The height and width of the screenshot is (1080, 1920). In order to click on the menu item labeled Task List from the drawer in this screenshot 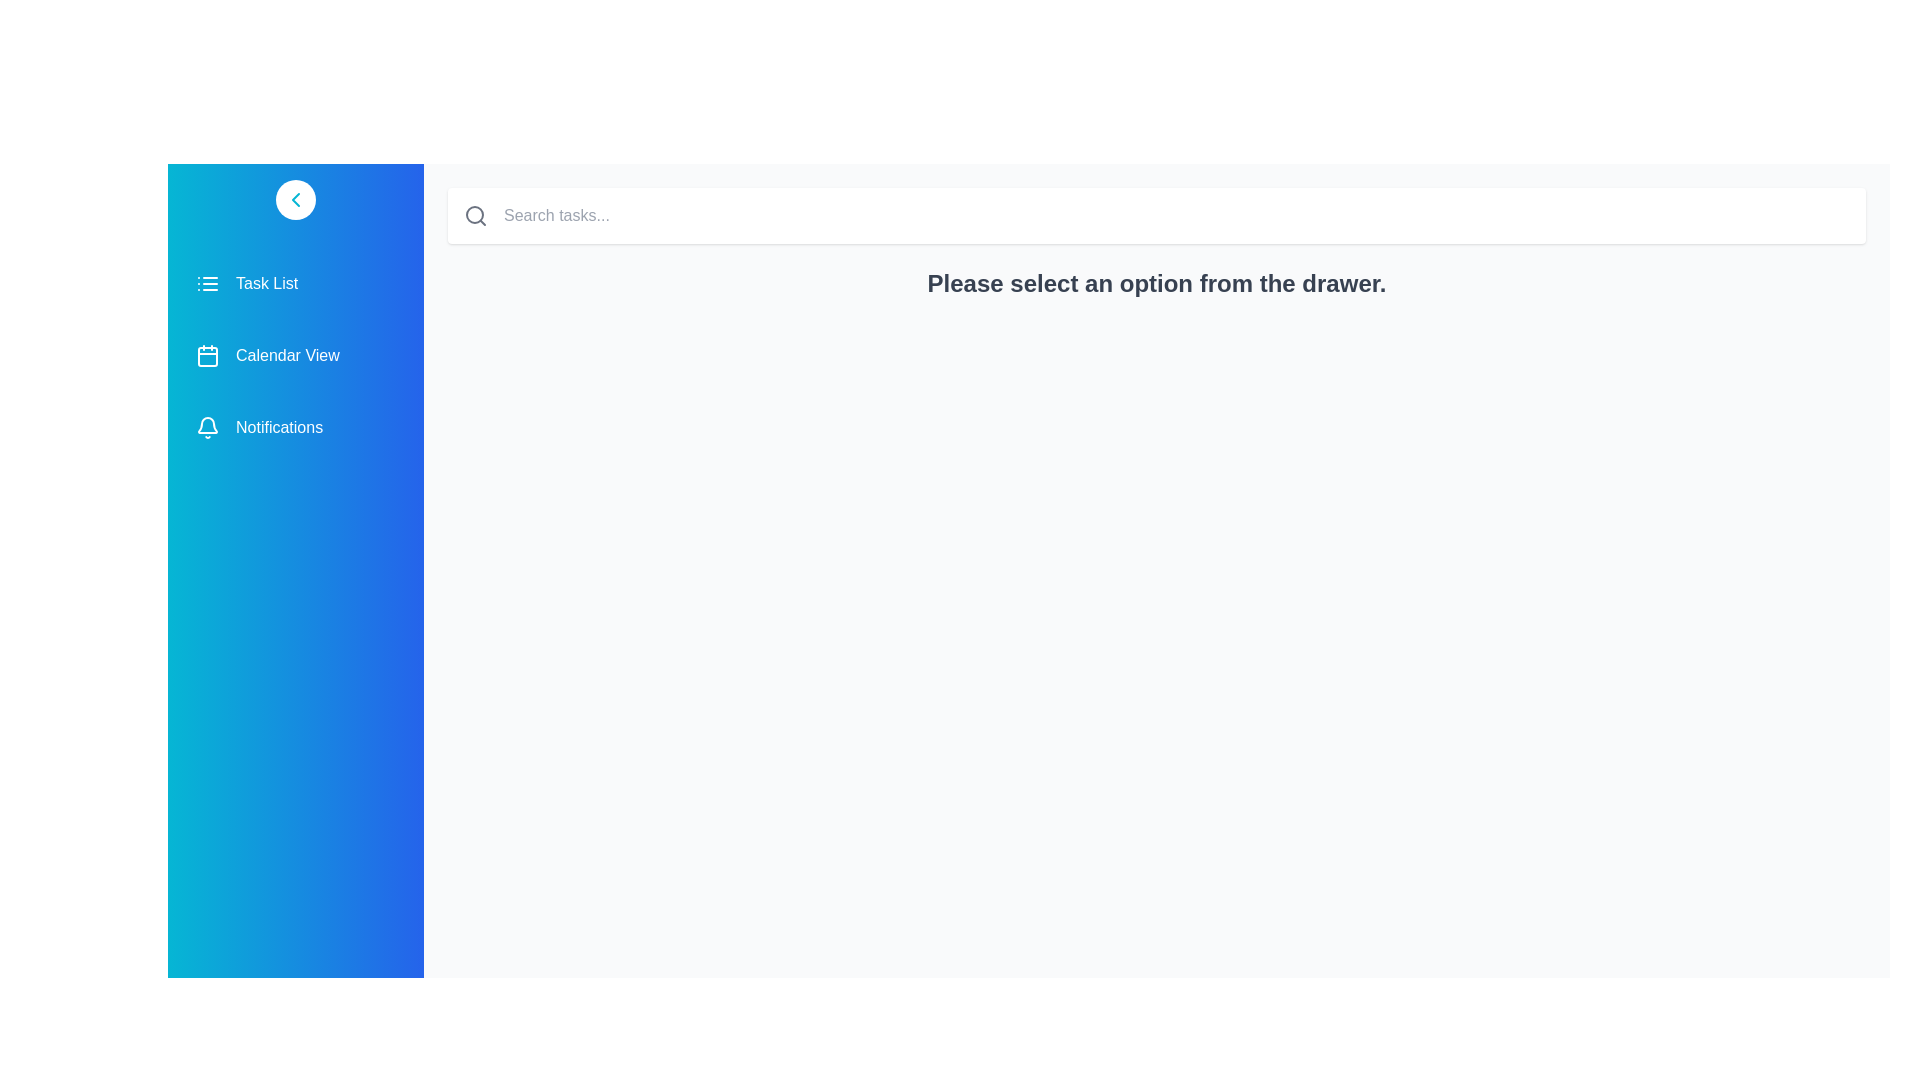, I will do `click(295, 284)`.